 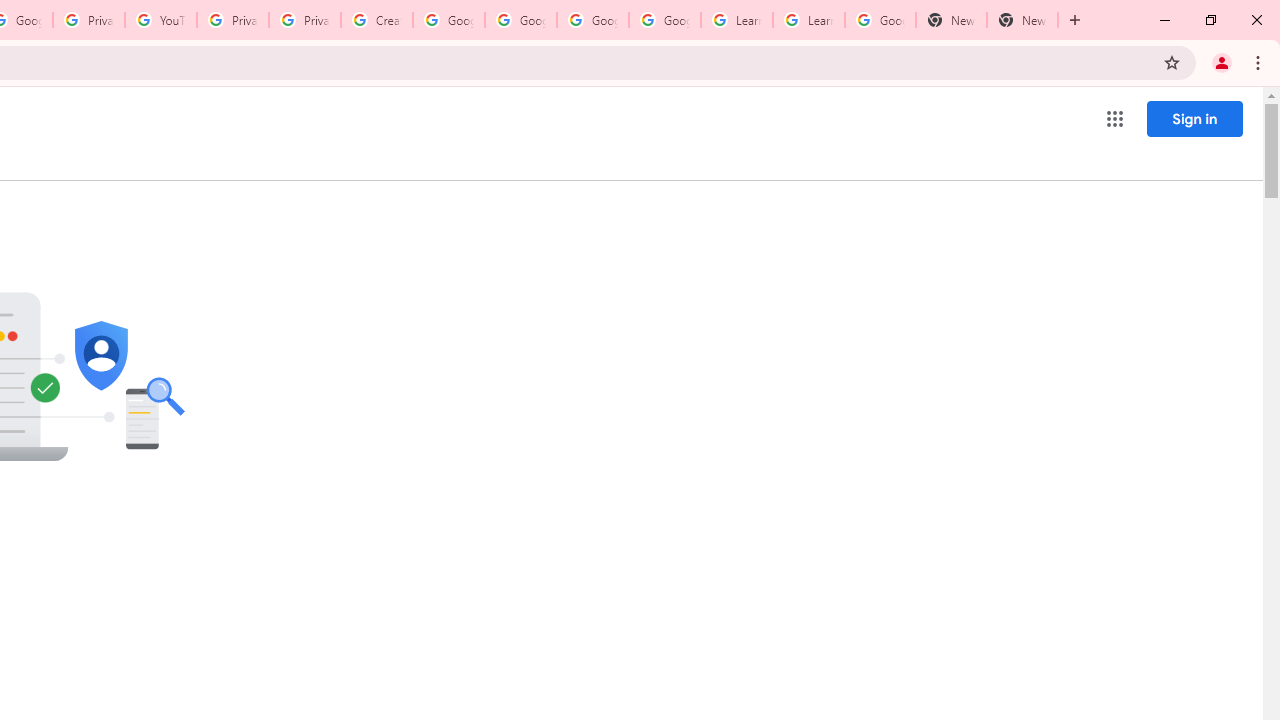 I want to click on 'Google Account Help', so click(x=448, y=20).